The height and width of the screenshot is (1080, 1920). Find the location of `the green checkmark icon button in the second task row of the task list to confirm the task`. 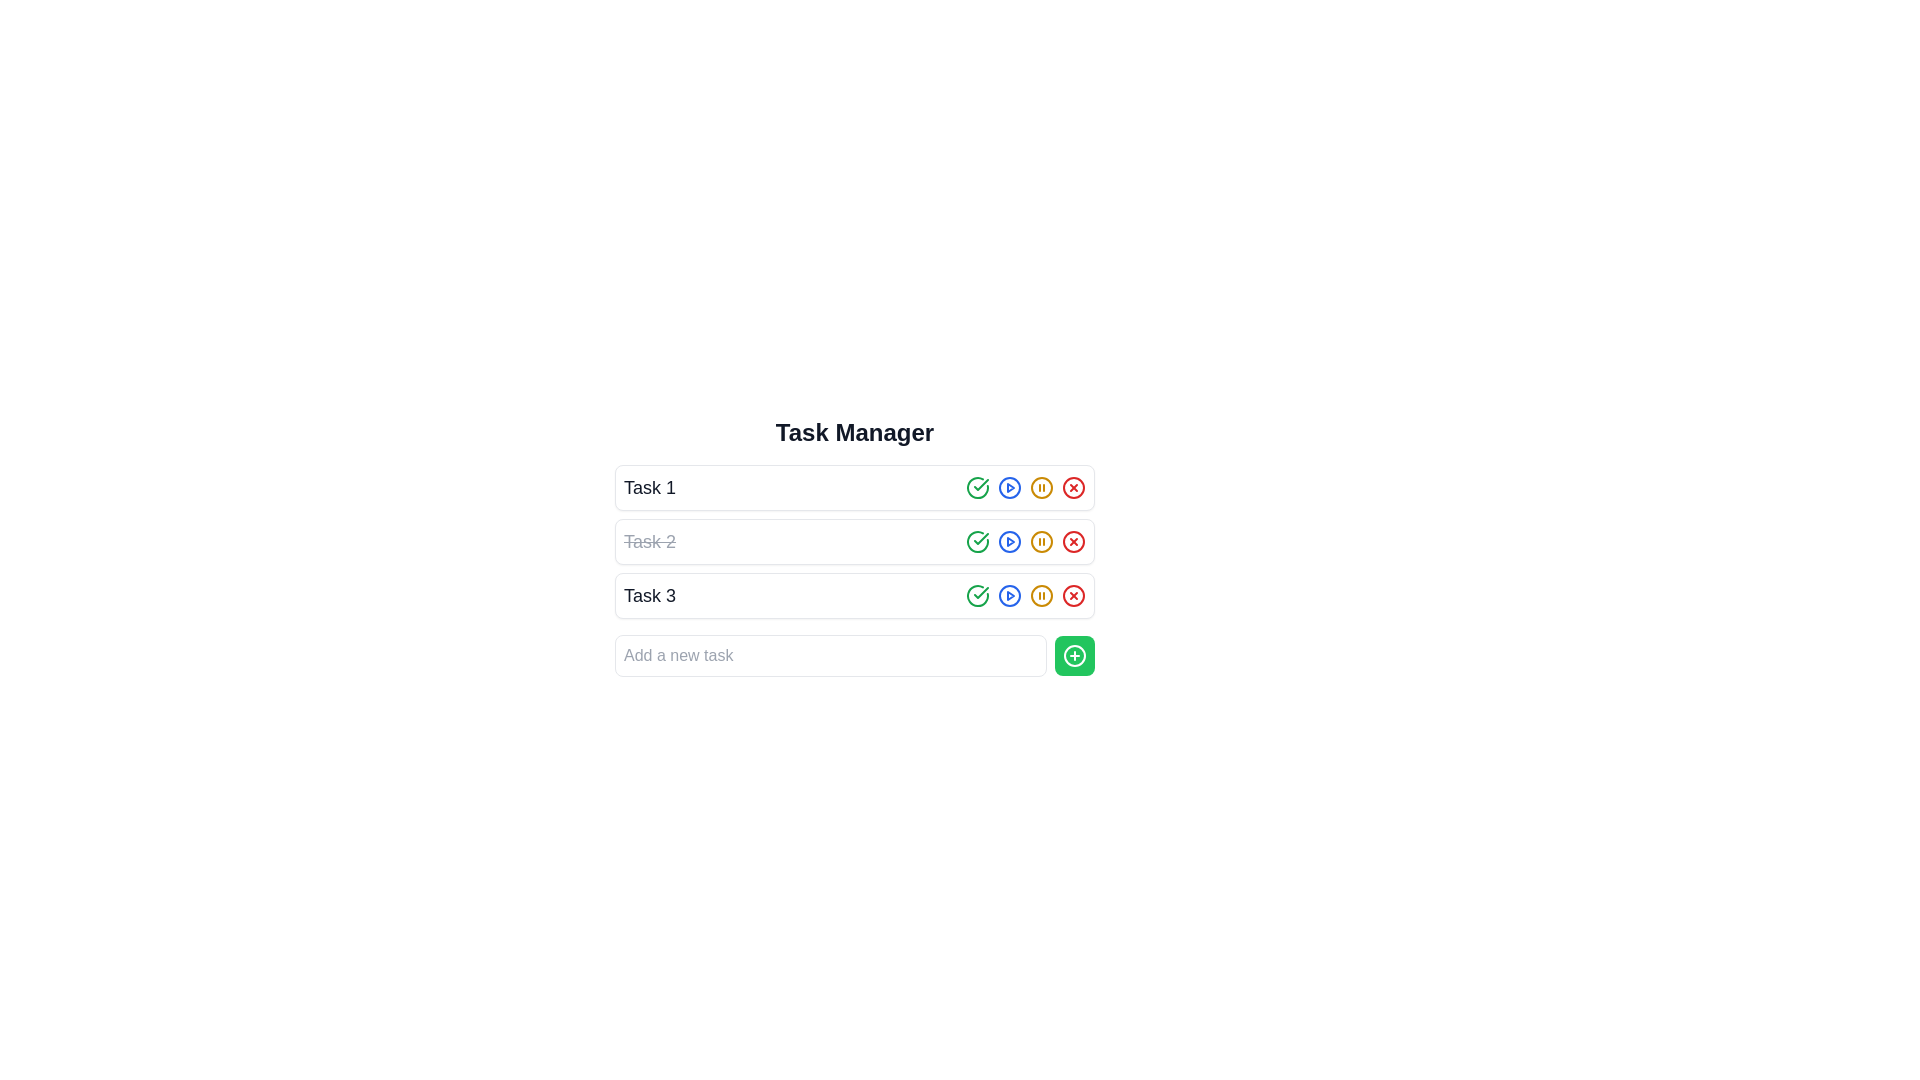

the green checkmark icon button in the second task row of the task list to confirm the task is located at coordinates (981, 485).